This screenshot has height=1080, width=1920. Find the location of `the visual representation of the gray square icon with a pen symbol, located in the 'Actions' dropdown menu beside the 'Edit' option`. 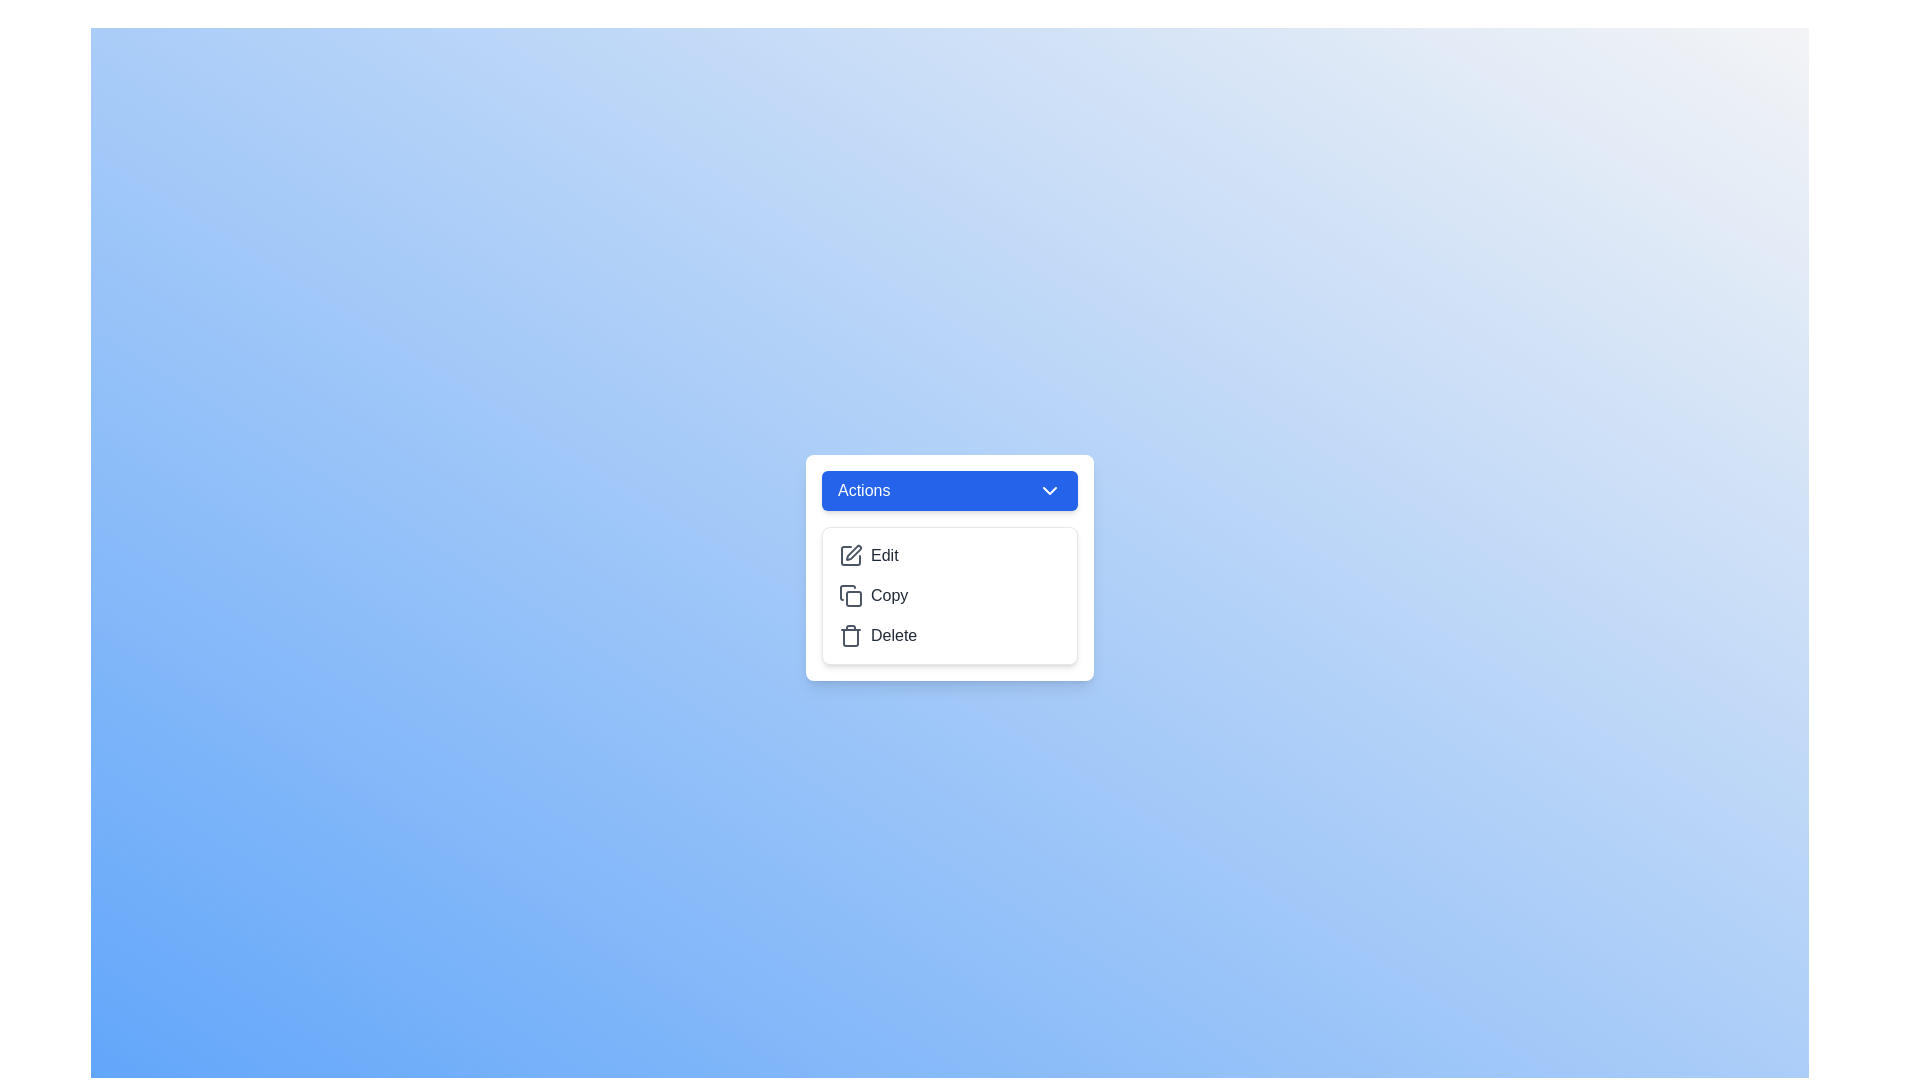

the visual representation of the gray square icon with a pen symbol, located in the 'Actions' dropdown menu beside the 'Edit' option is located at coordinates (850, 555).